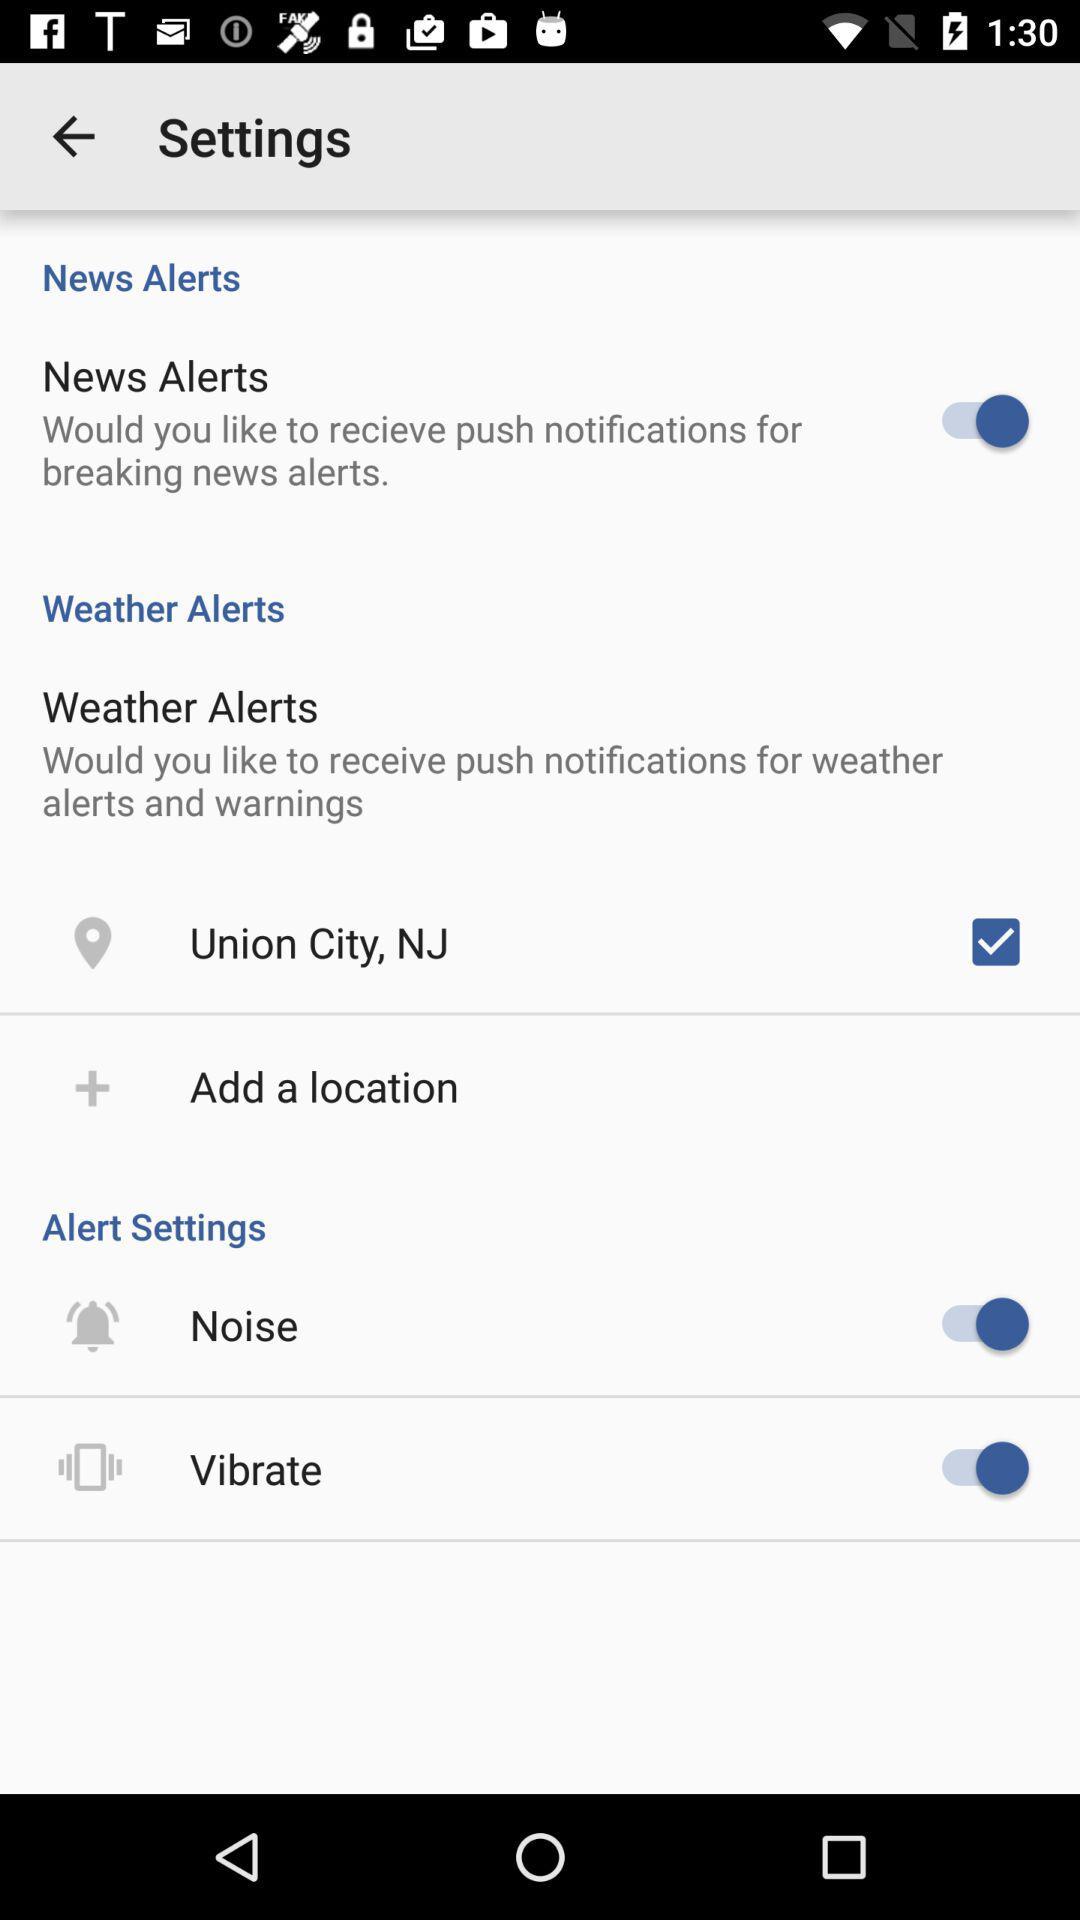  I want to click on vibrate, so click(255, 1468).